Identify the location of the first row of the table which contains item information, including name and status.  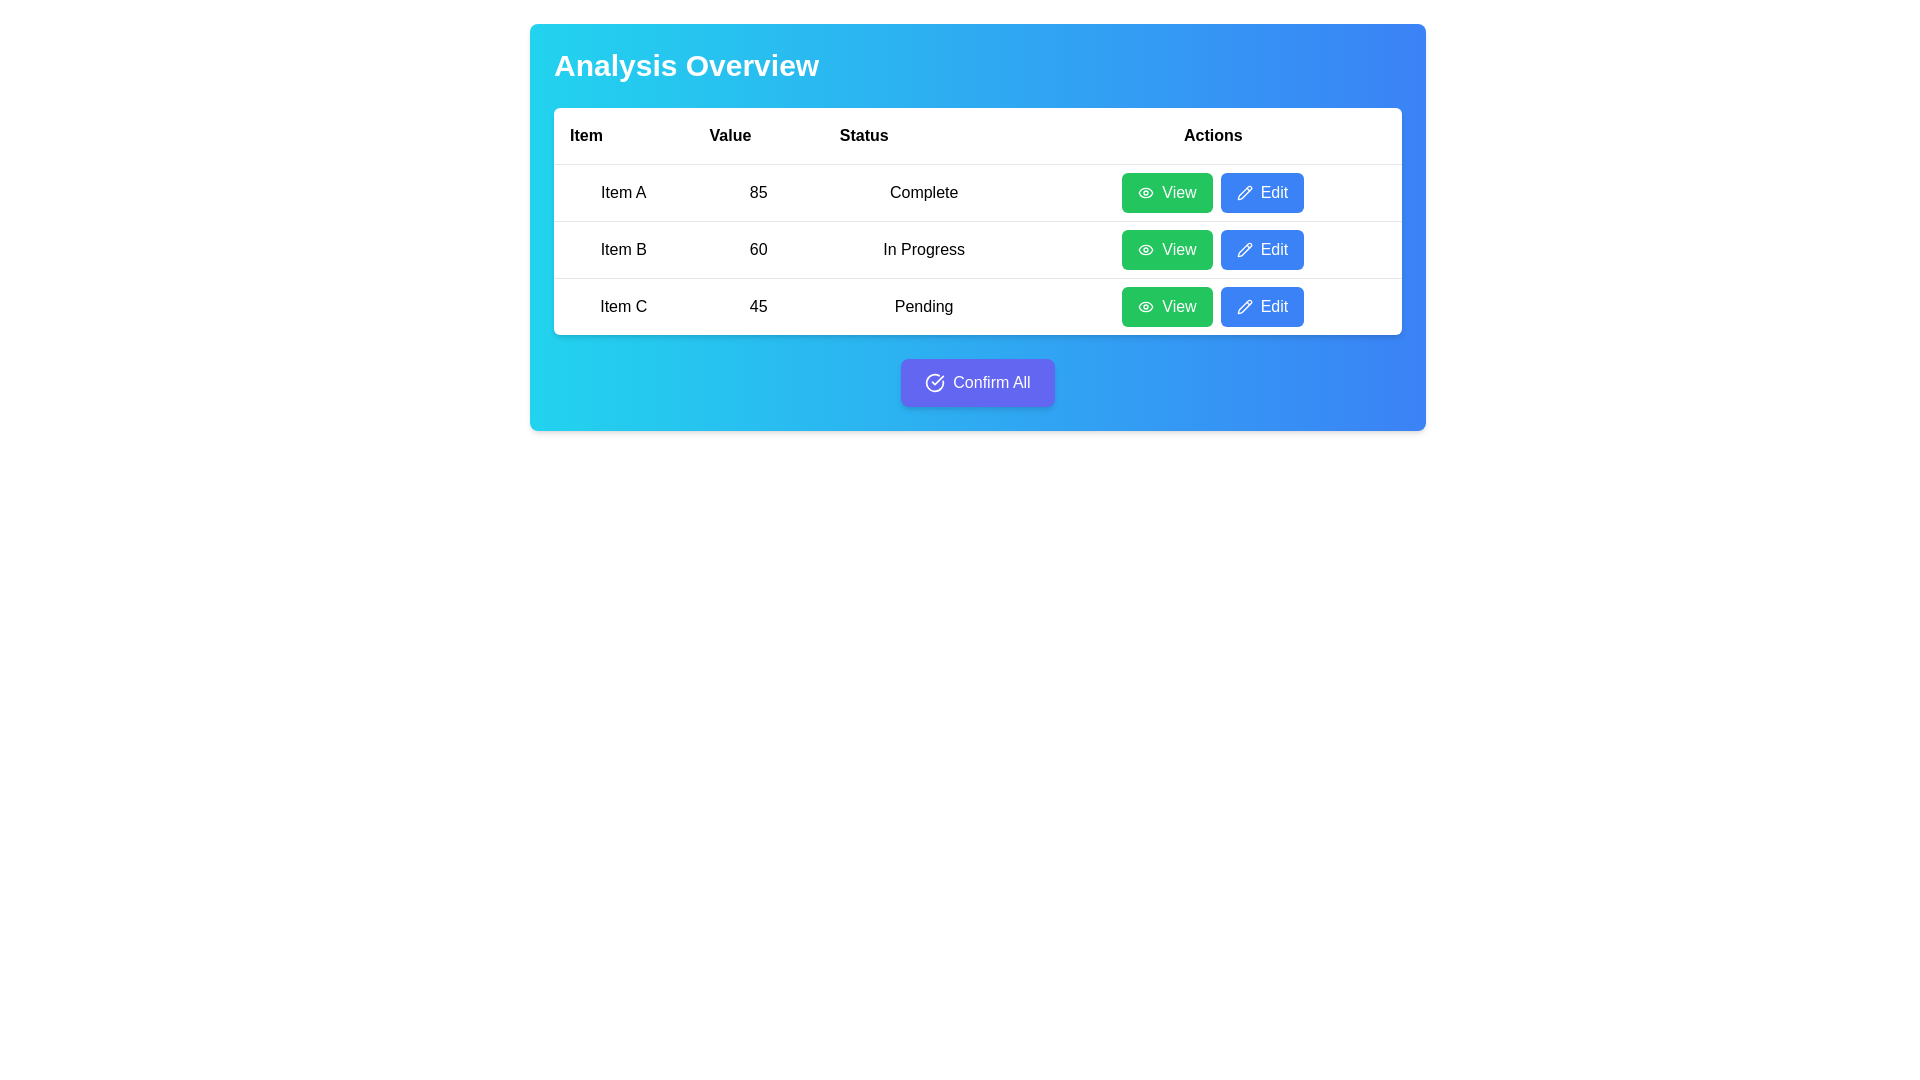
(978, 192).